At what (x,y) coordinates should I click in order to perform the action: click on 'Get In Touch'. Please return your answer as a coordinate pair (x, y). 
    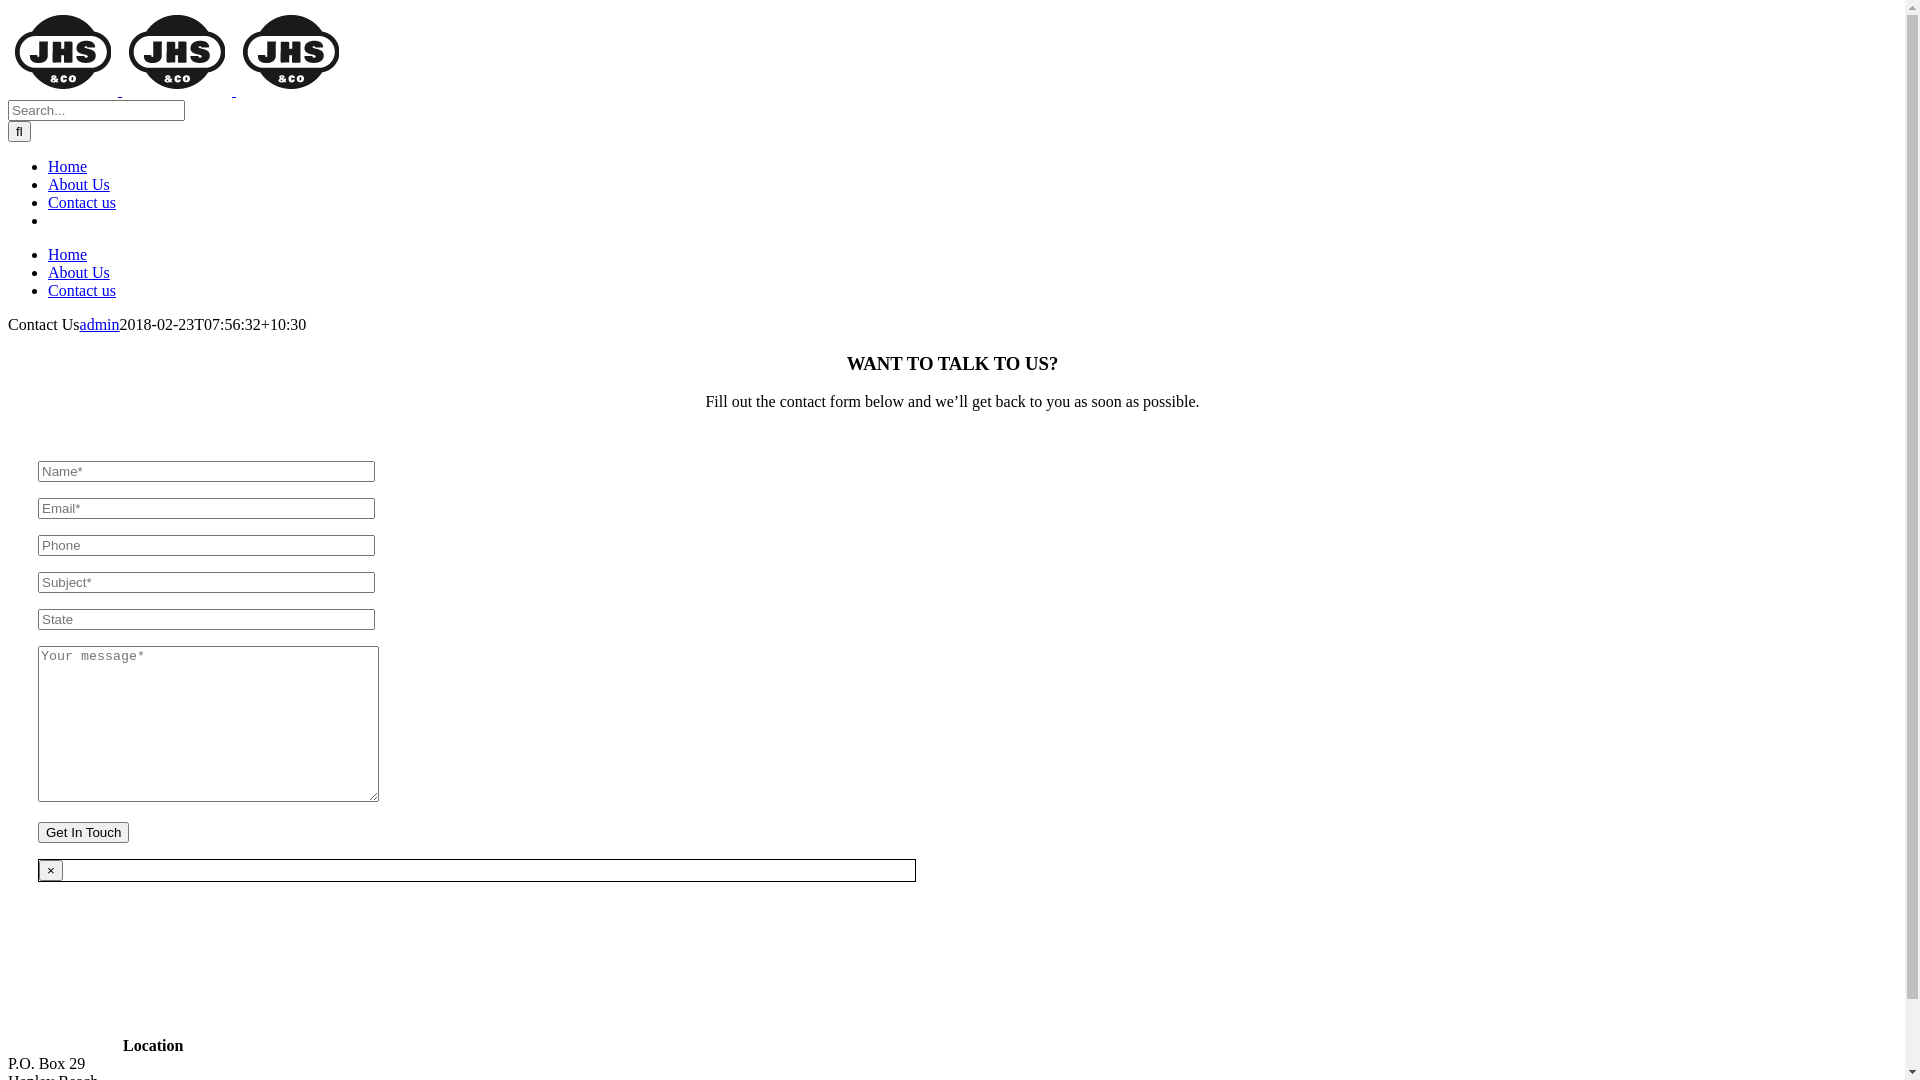
    Looking at the image, I should click on (82, 832).